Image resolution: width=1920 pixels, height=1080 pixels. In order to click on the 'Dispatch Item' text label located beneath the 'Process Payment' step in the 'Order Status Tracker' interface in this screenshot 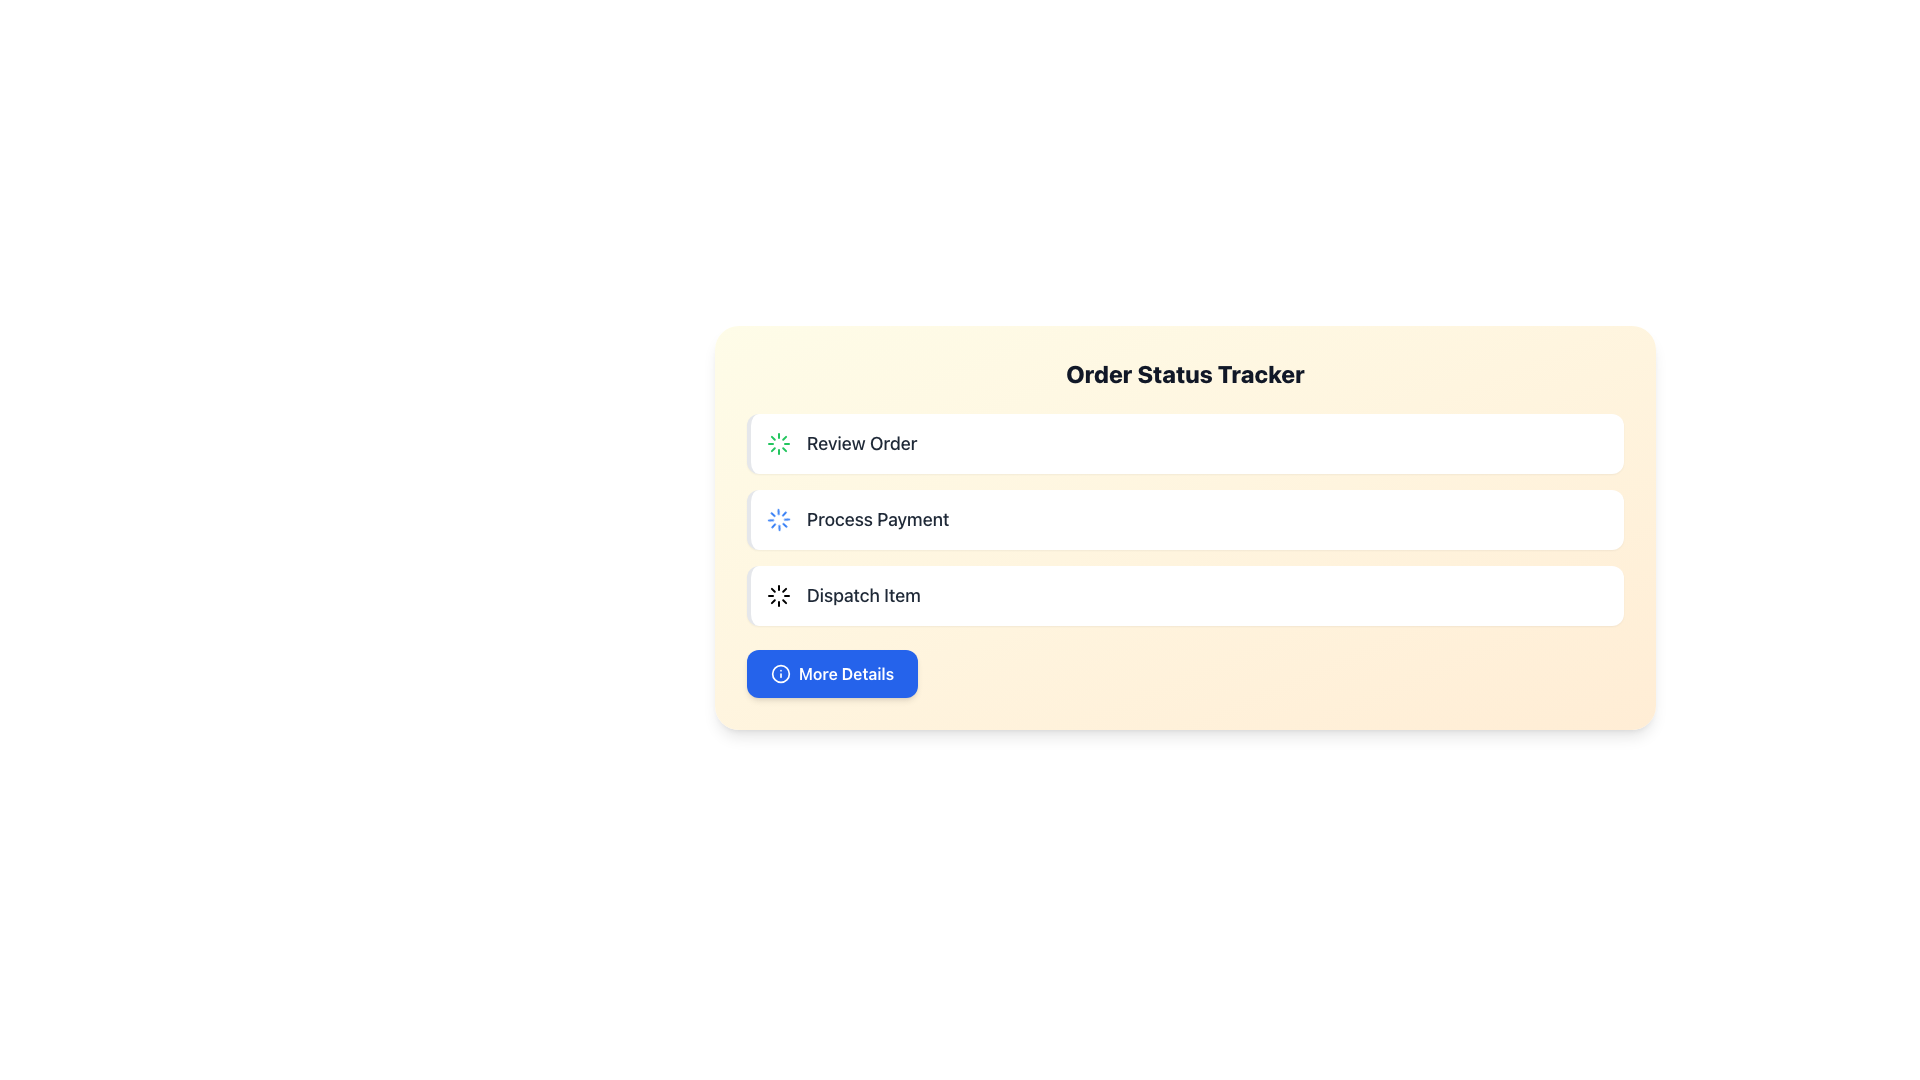, I will do `click(863, 595)`.